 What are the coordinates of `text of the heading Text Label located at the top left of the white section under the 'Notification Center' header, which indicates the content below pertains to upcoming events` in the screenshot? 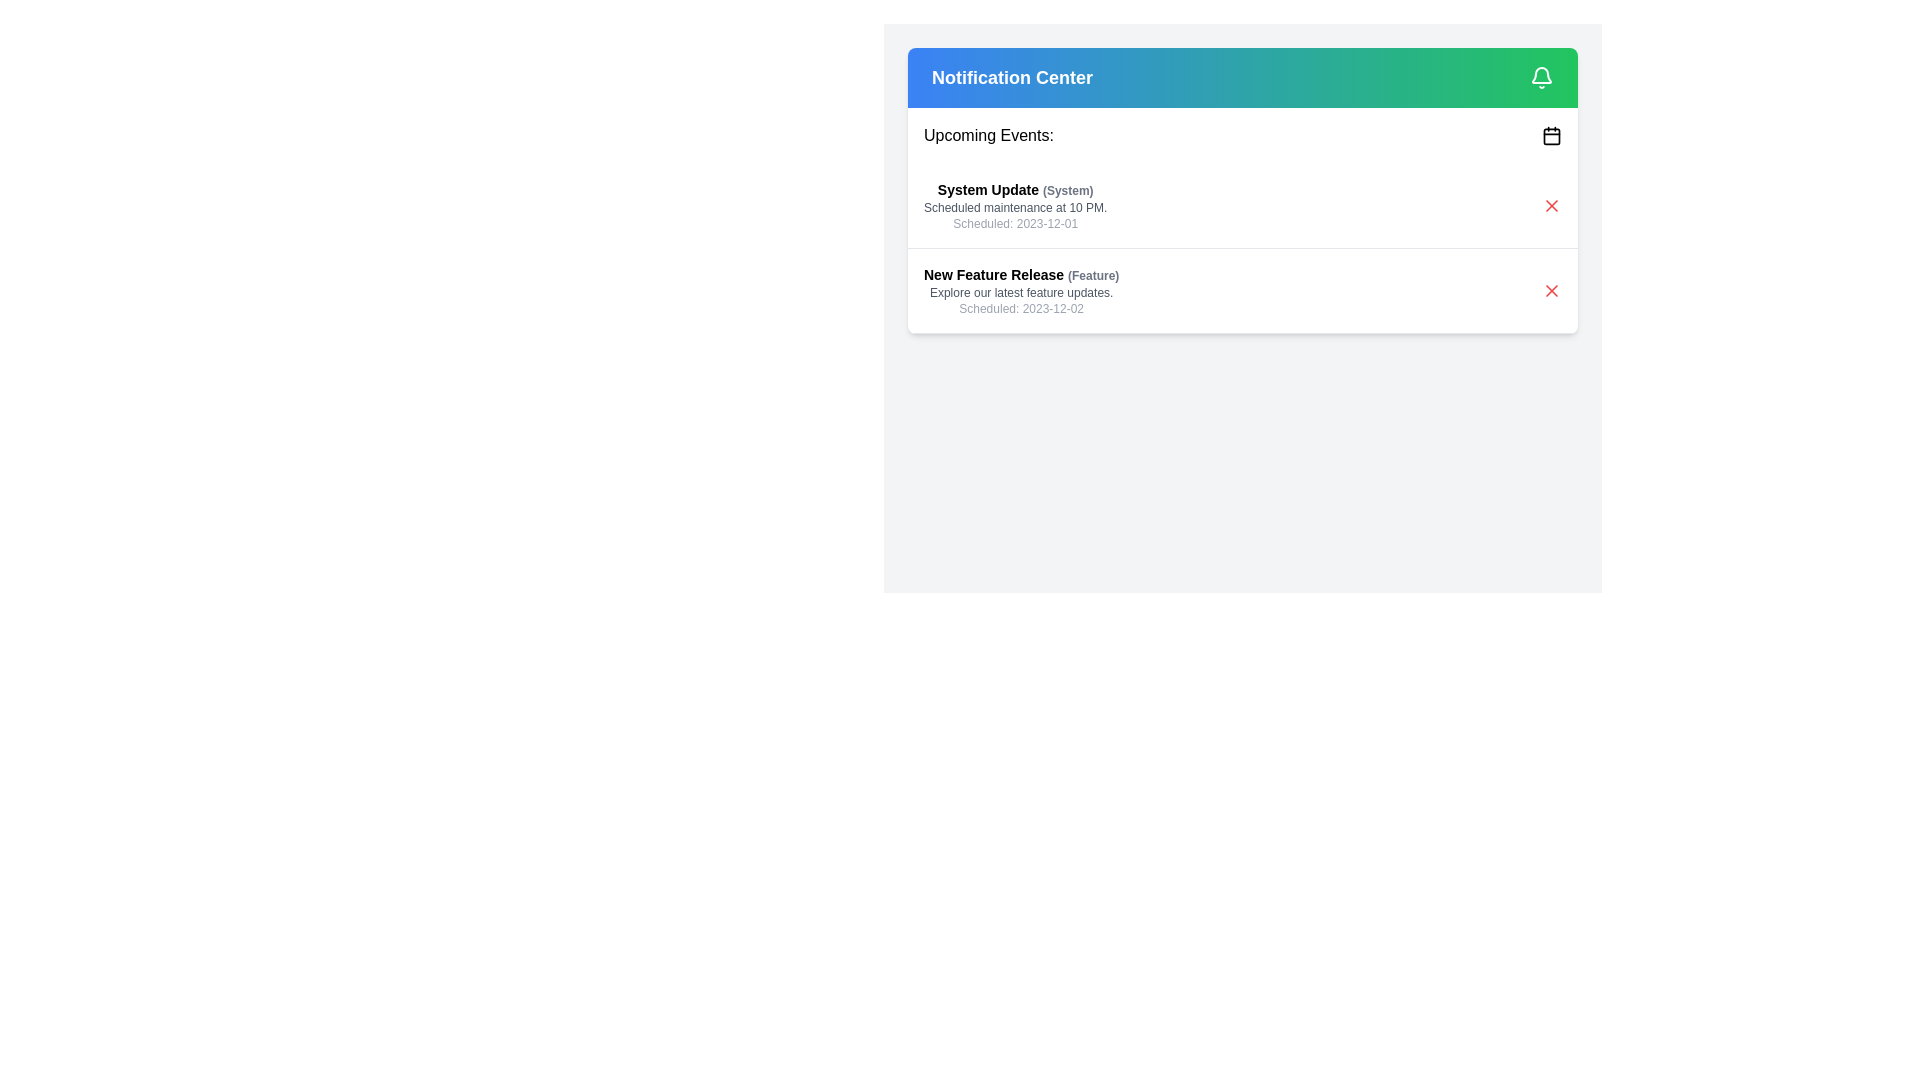 It's located at (988, 135).